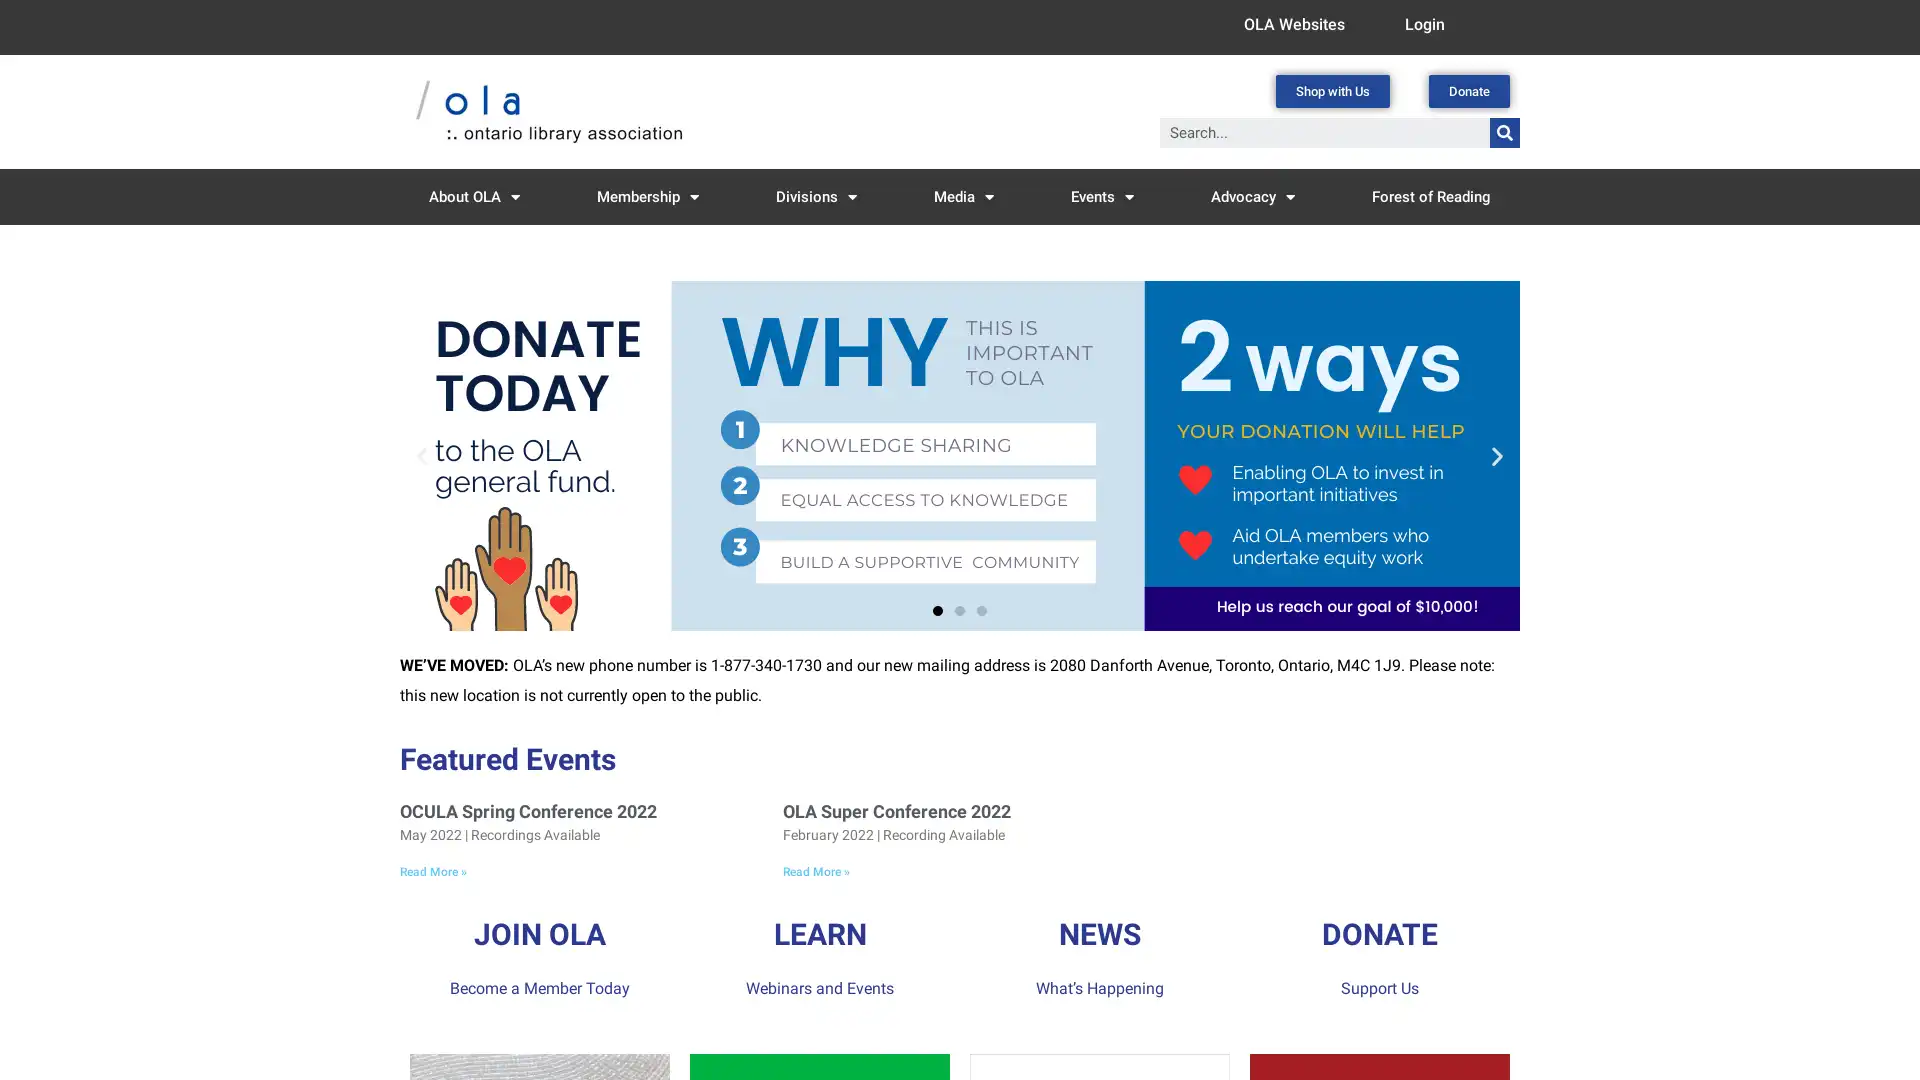 The width and height of the screenshot is (1920, 1080). Describe the element at coordinates (1468, 91) in the screenshot. I see `Donate` at that location.